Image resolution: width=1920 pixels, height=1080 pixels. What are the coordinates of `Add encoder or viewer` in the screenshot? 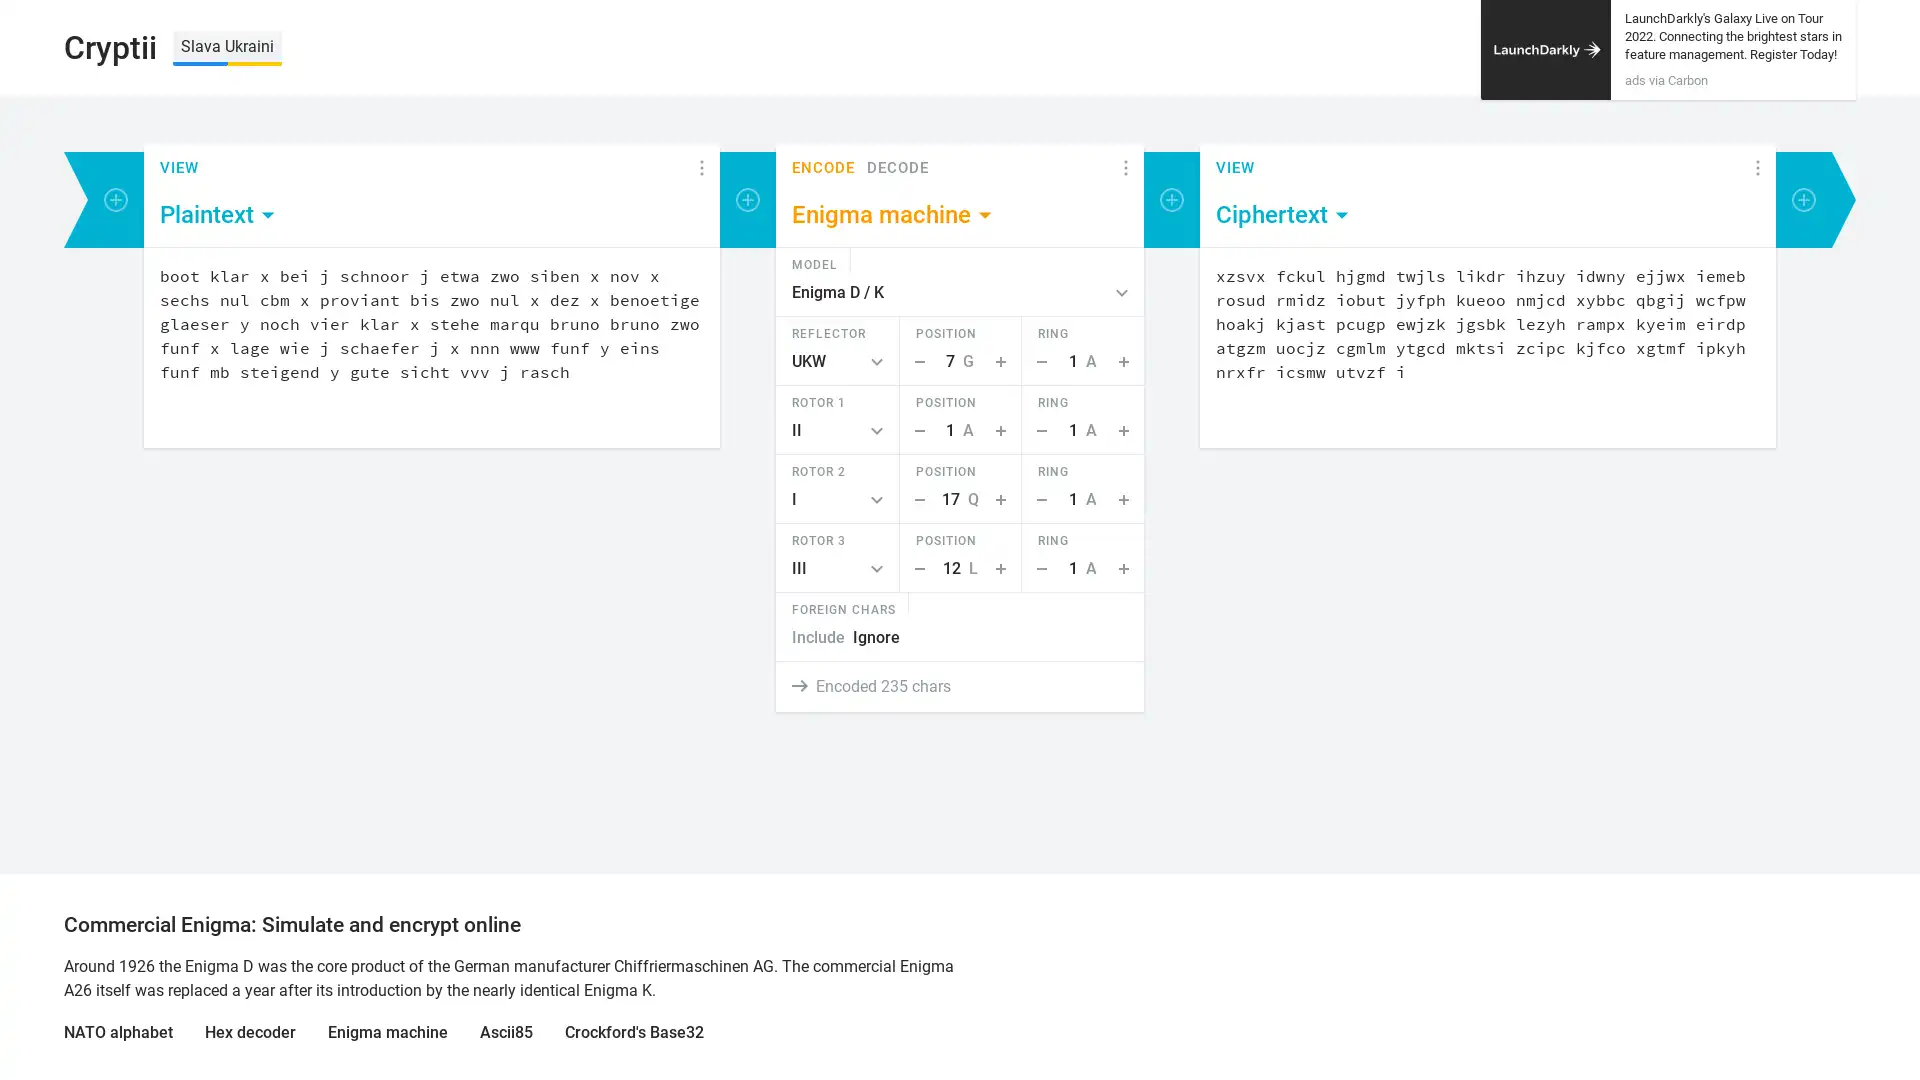 It's located at (1804, 200).